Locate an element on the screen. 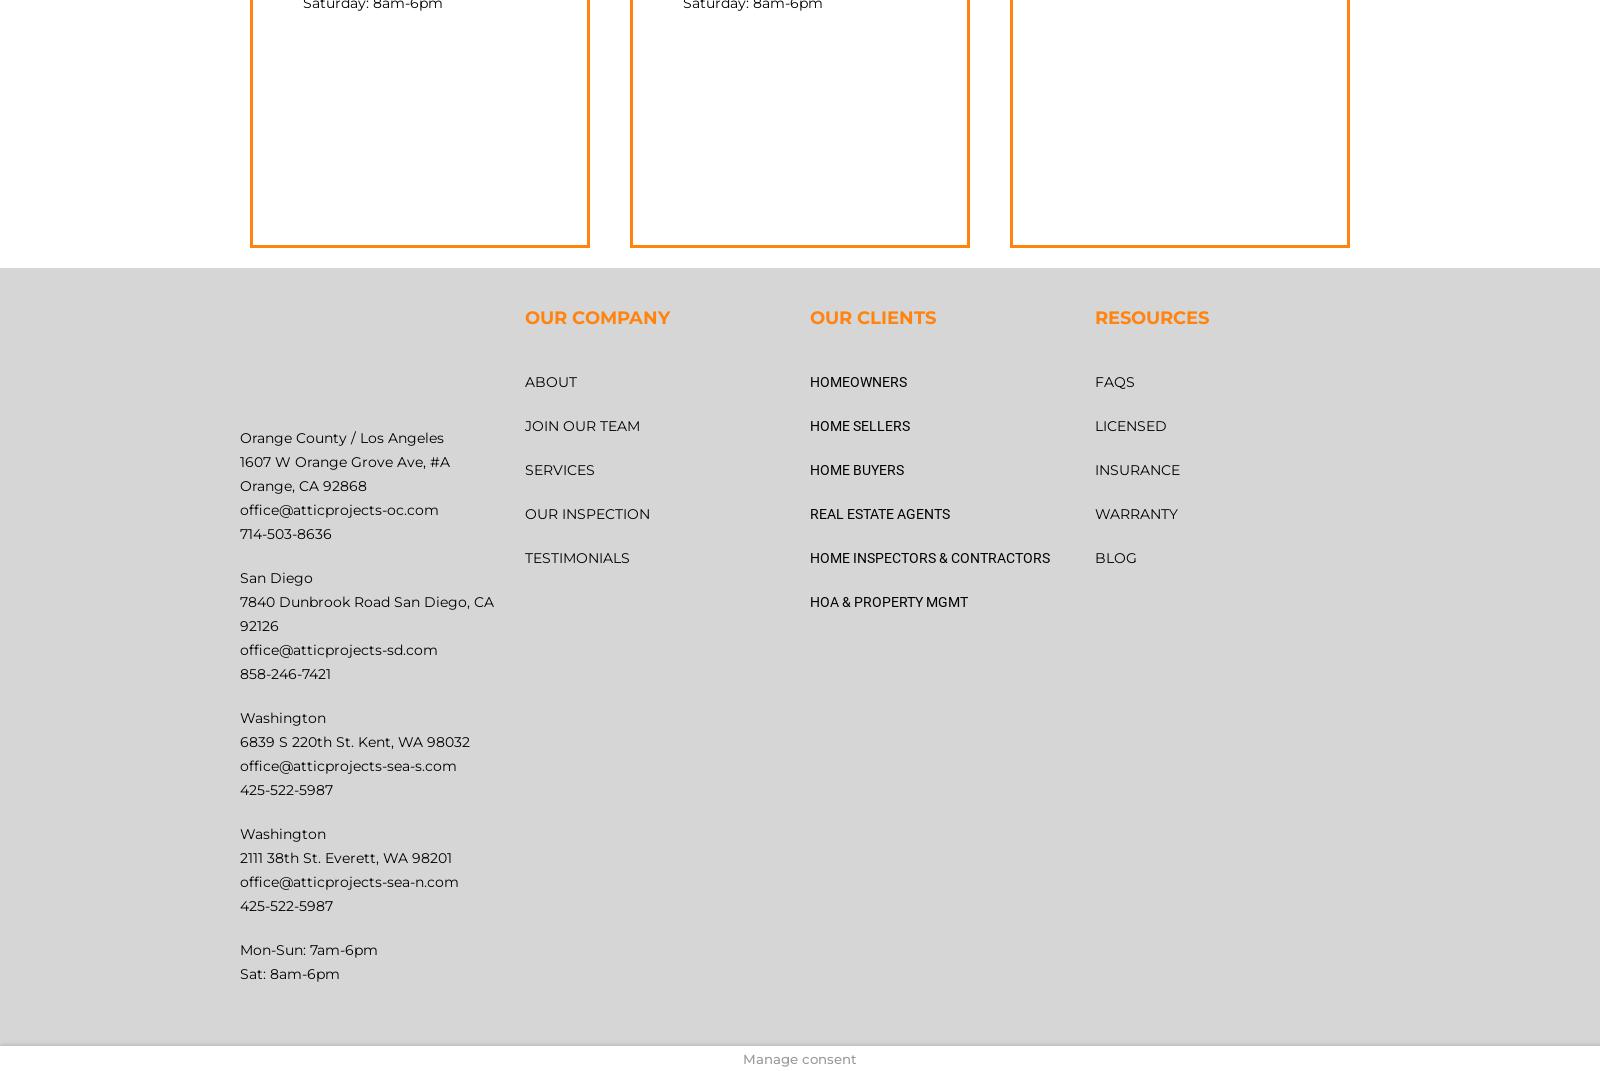 Image resolution: width=1600 pixels, height=1071 pixels. '7840 Dunbrook Road San Diego, CA 92126' is located at coordinates (367, 612).